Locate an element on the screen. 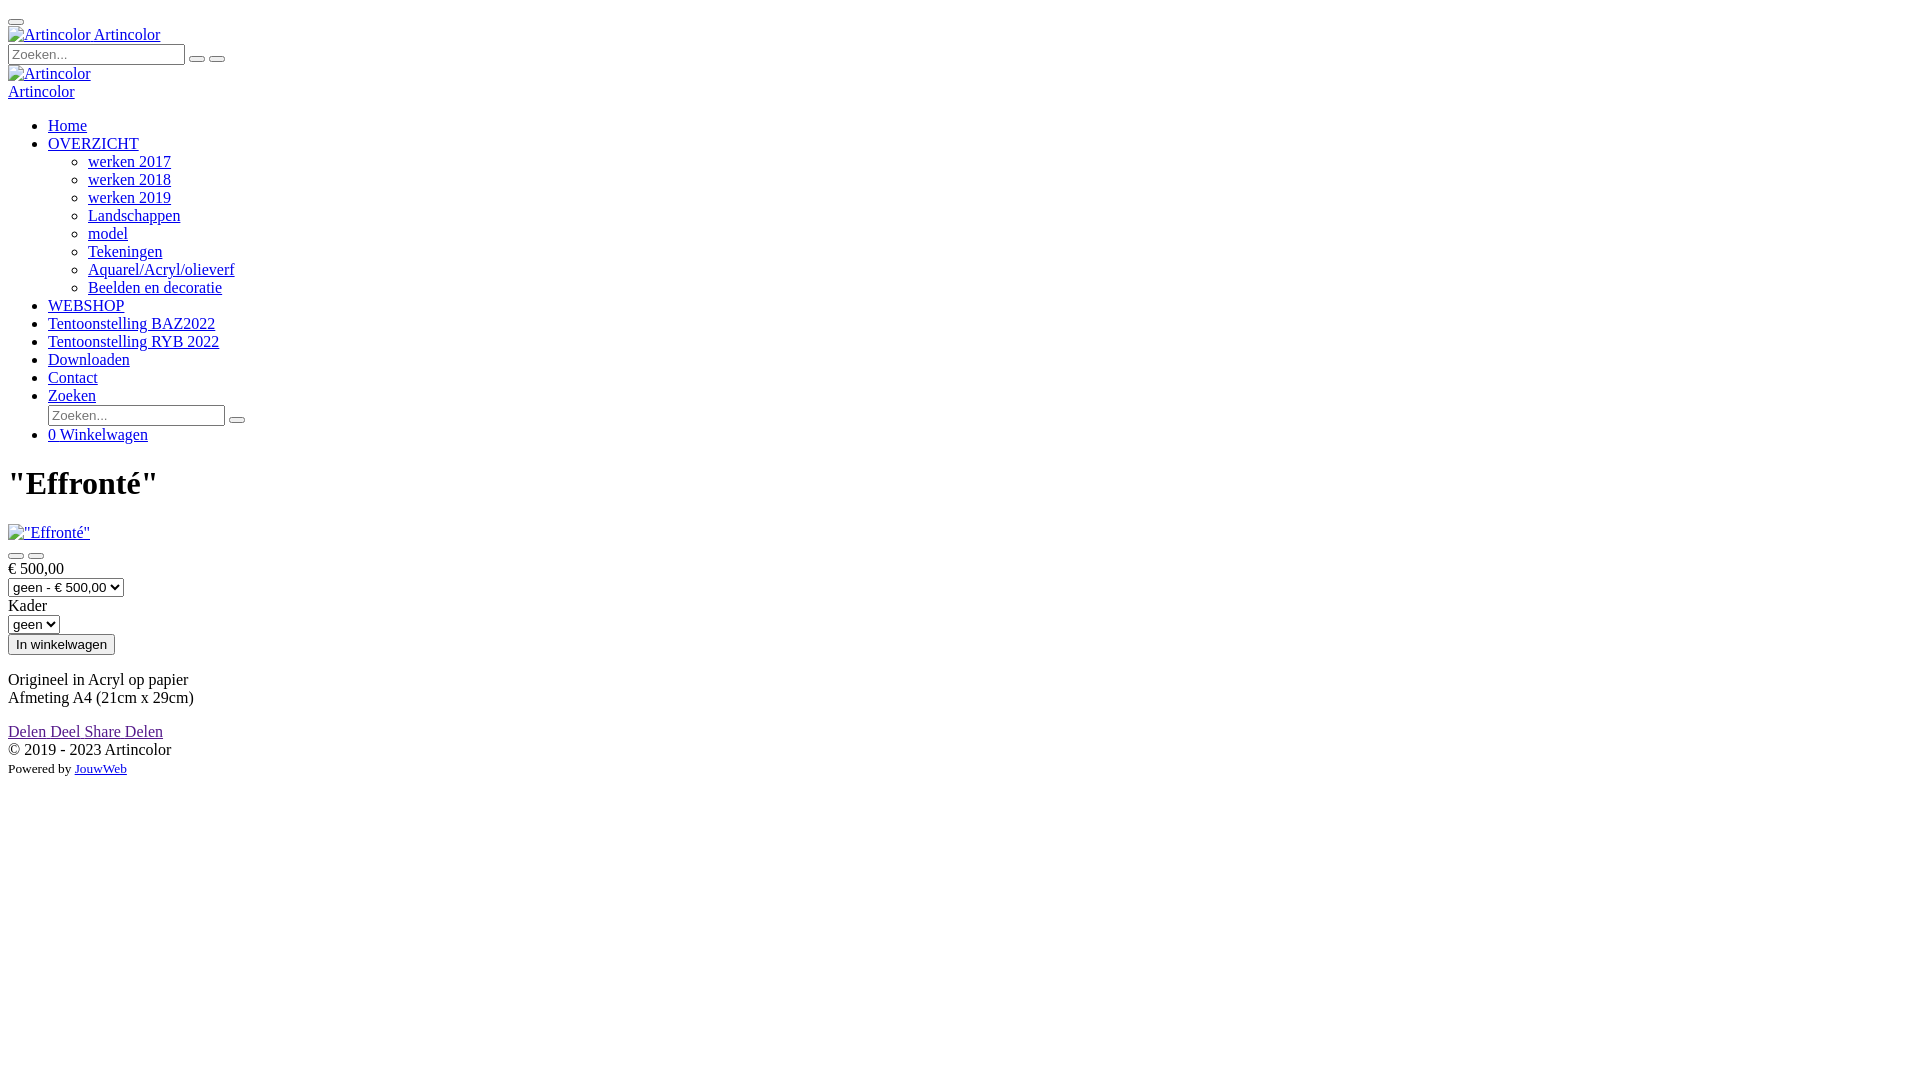 This screenshot has height=1080, width=1920. 'Deel' is located at coordinates (67, 731).